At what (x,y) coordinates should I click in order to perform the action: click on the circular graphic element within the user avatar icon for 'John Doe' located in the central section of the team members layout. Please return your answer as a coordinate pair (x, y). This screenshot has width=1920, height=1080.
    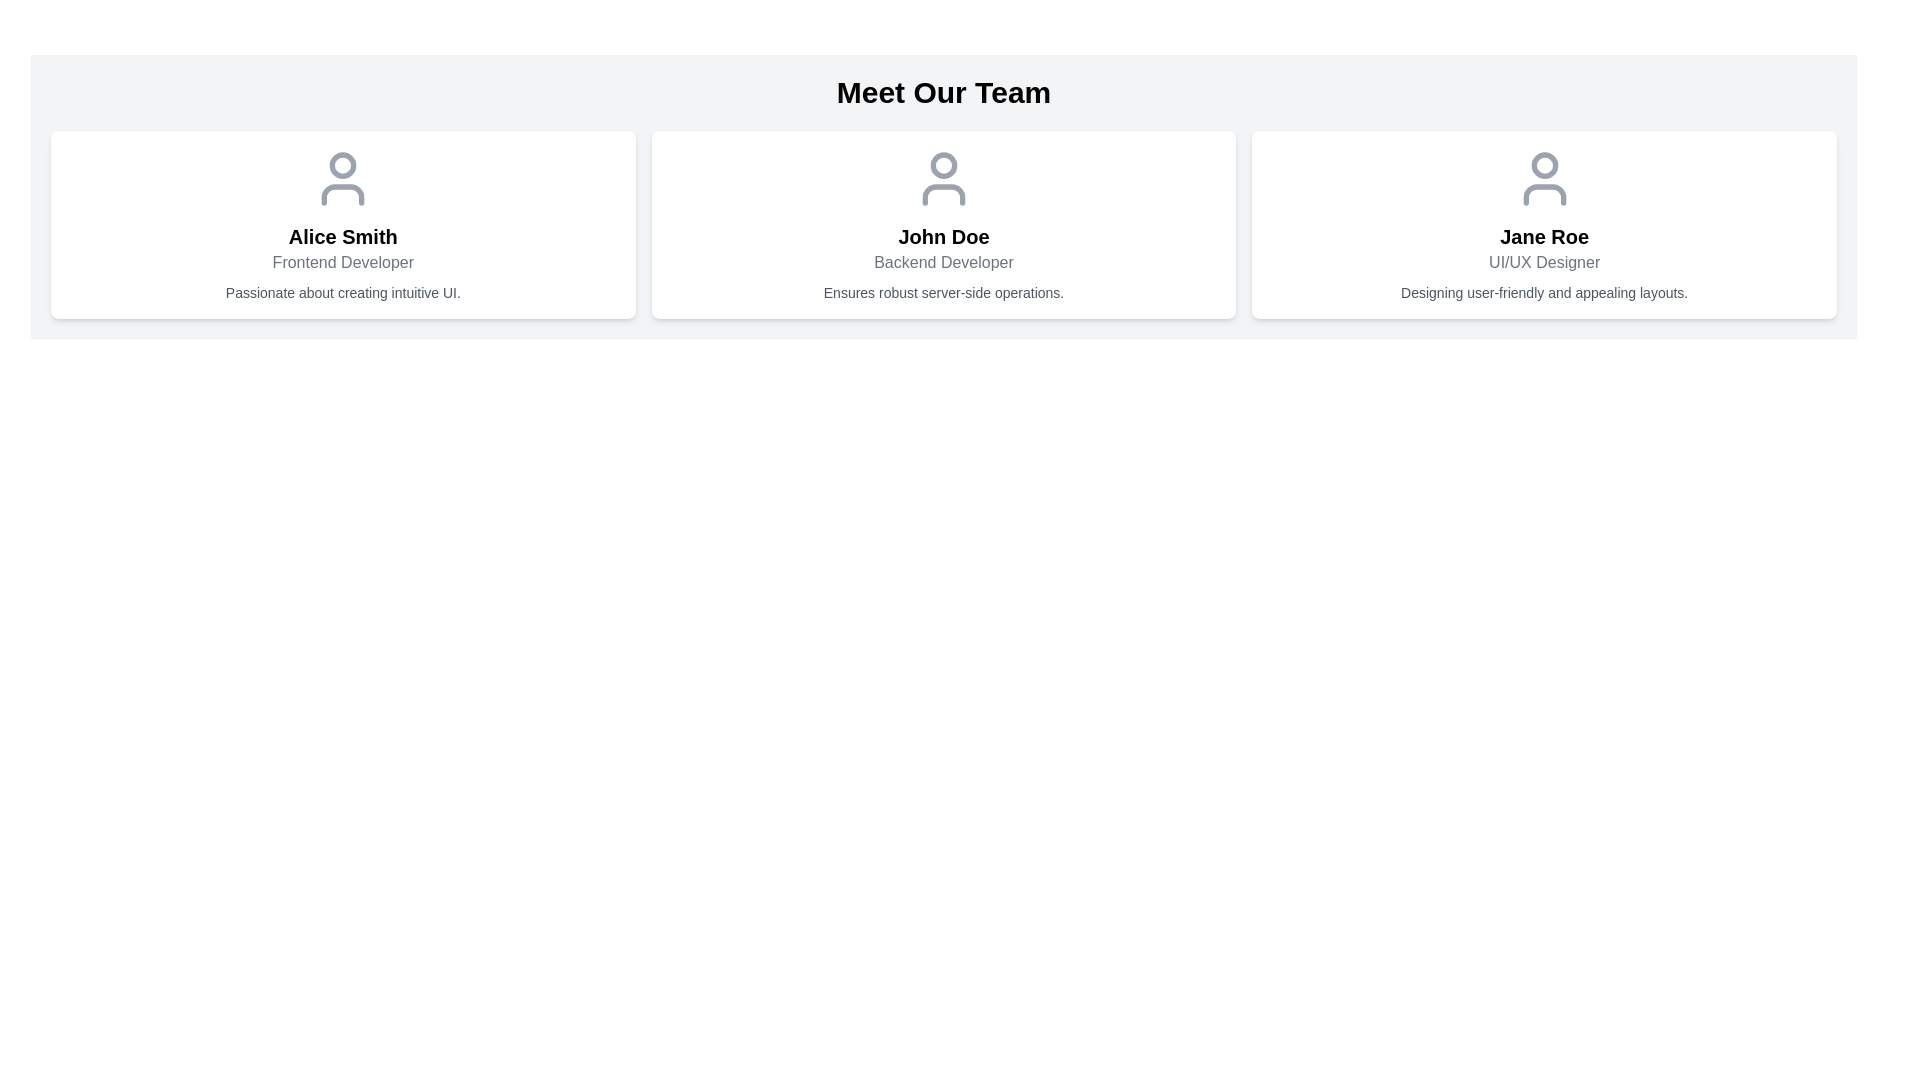
    Looking at the image, I should click on (943, 164).